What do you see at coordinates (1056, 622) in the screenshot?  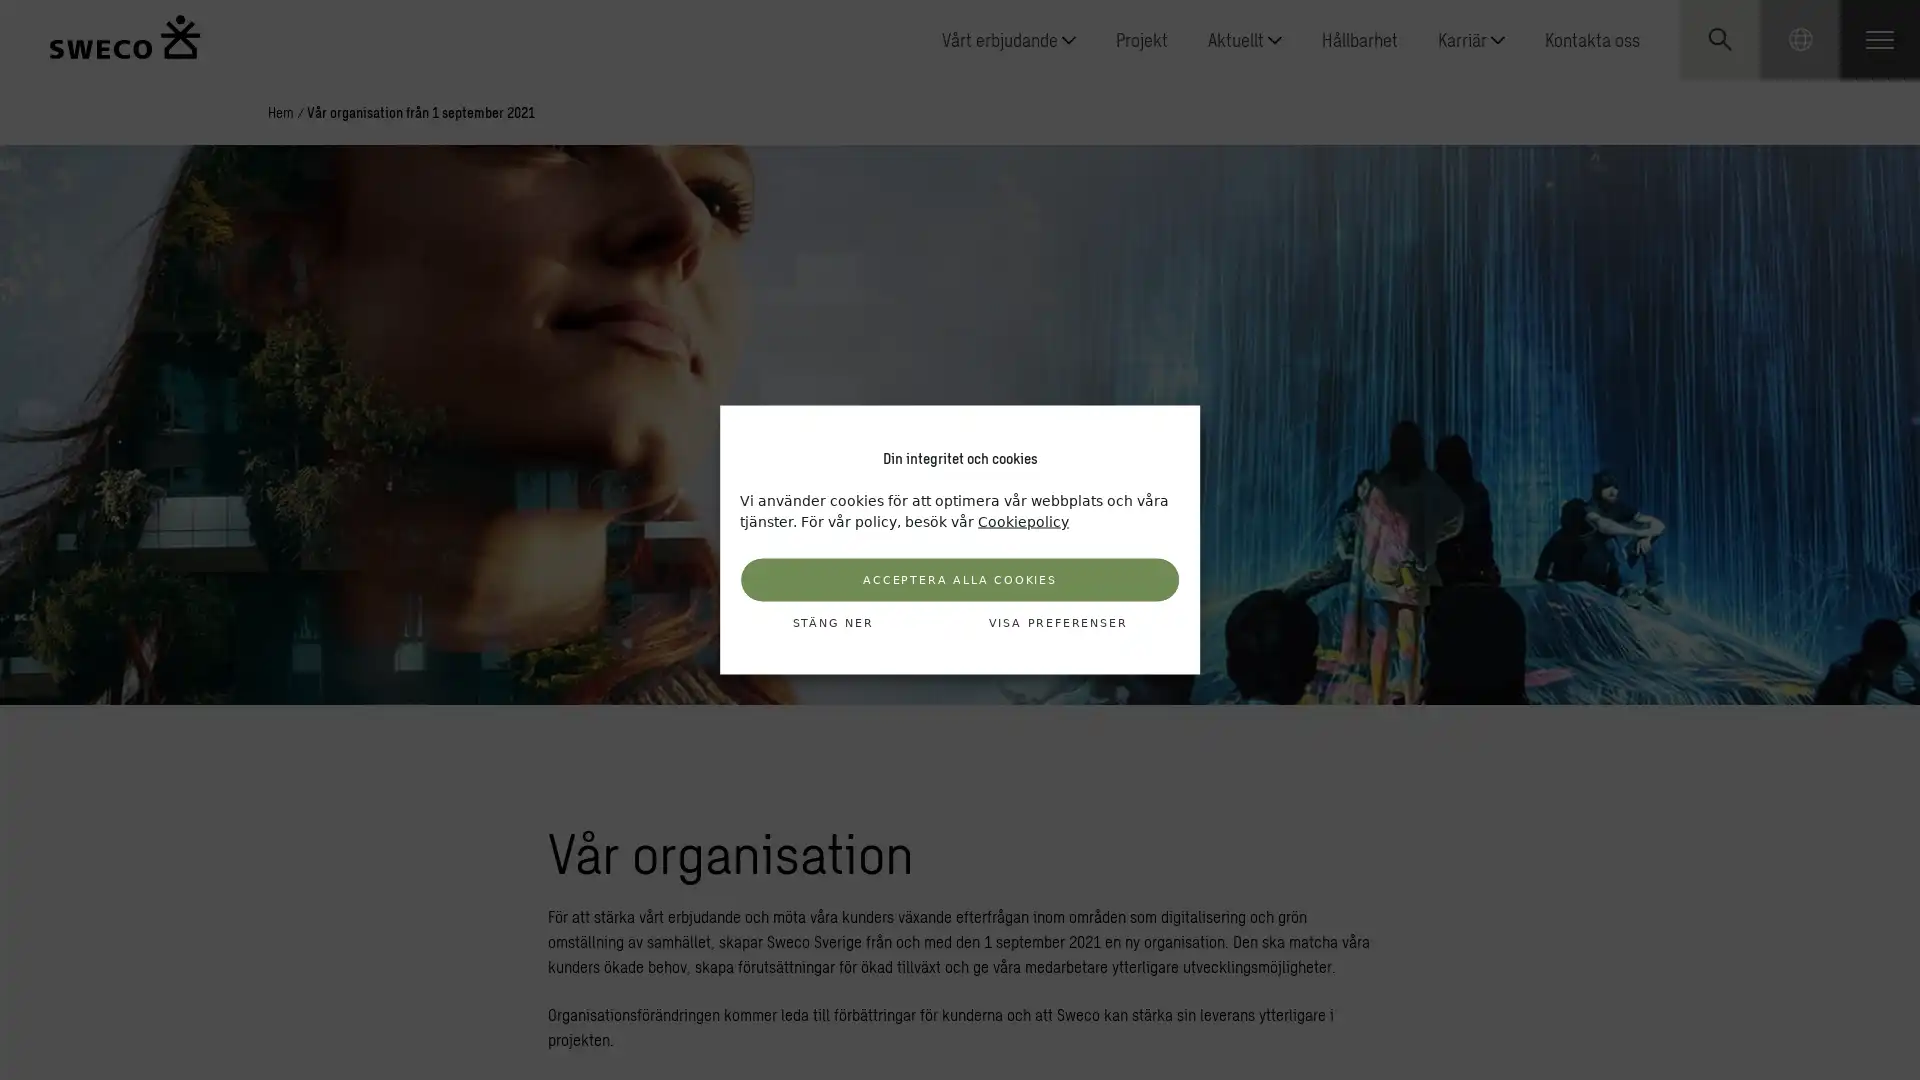 I see `VISA PREFERENSER` at bounding box center [1056, 622].